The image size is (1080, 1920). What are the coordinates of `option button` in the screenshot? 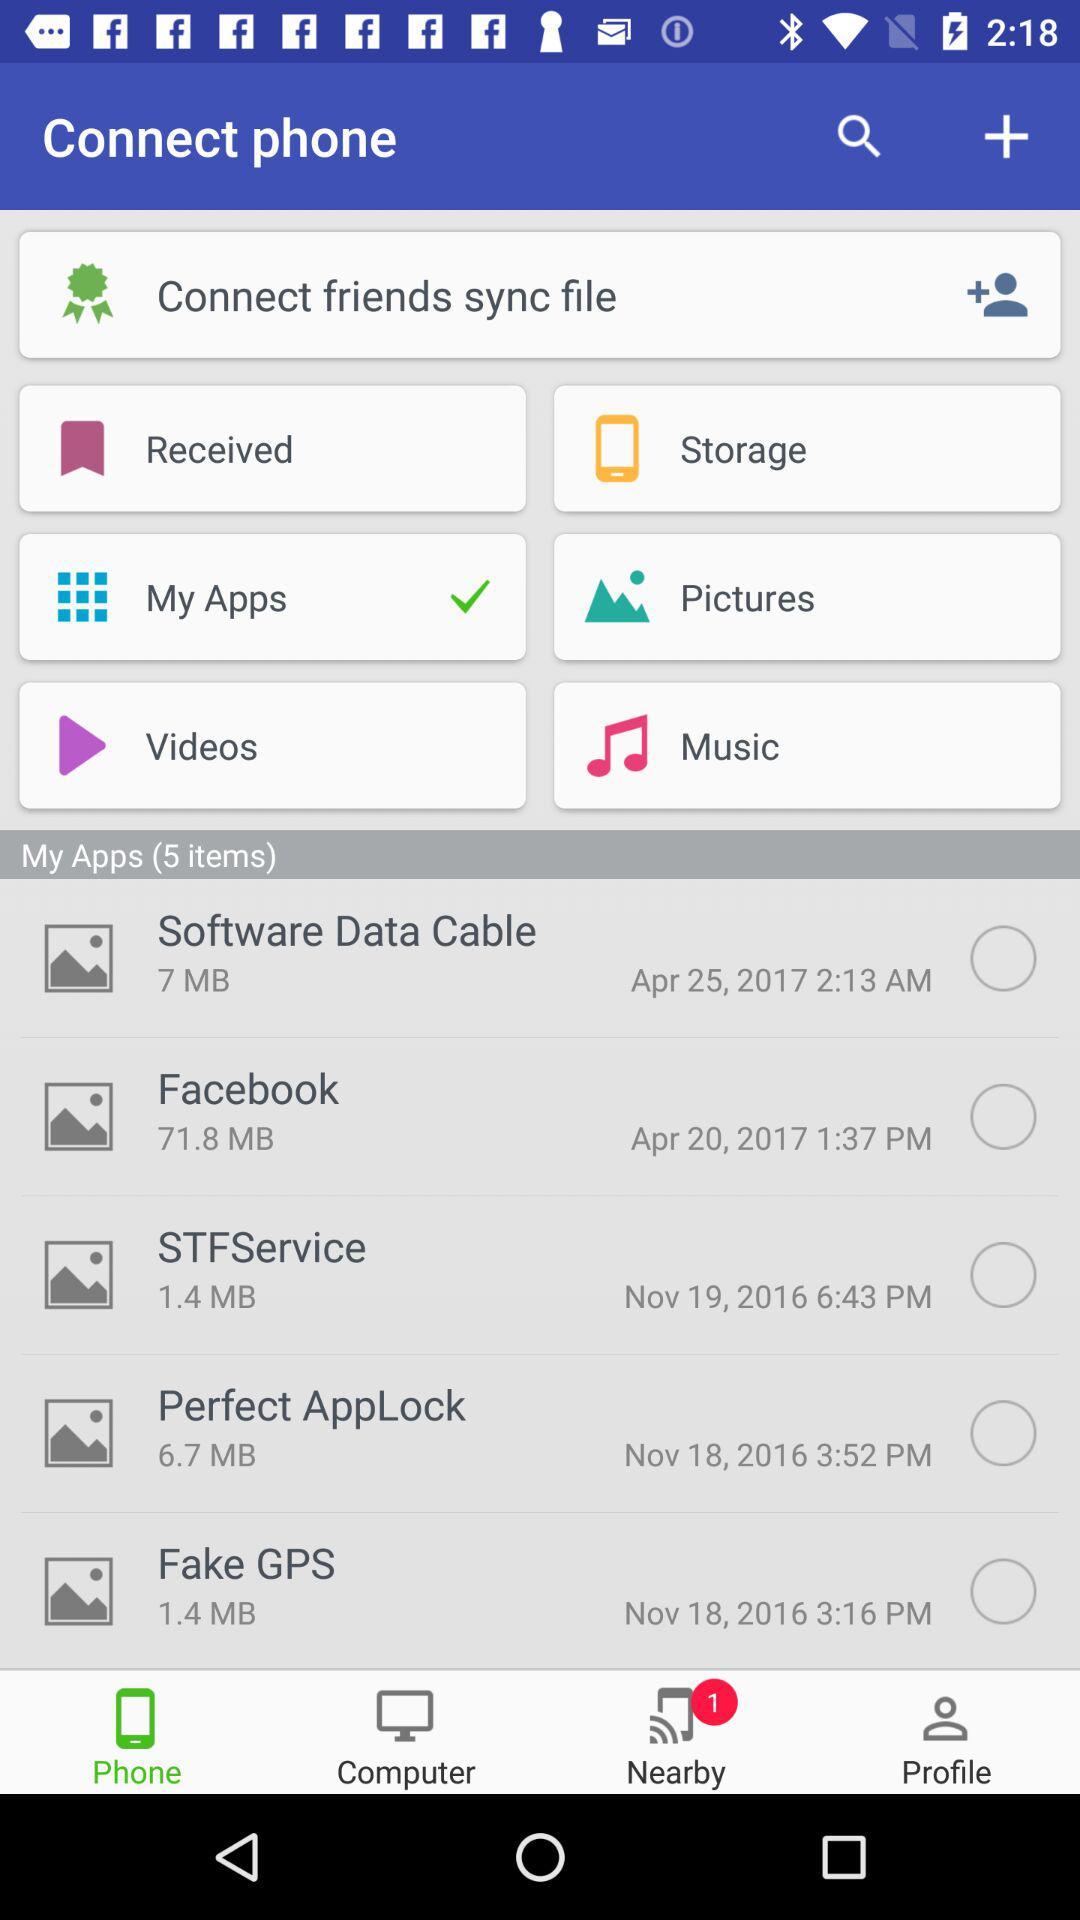 It's located at (1025, 1432).